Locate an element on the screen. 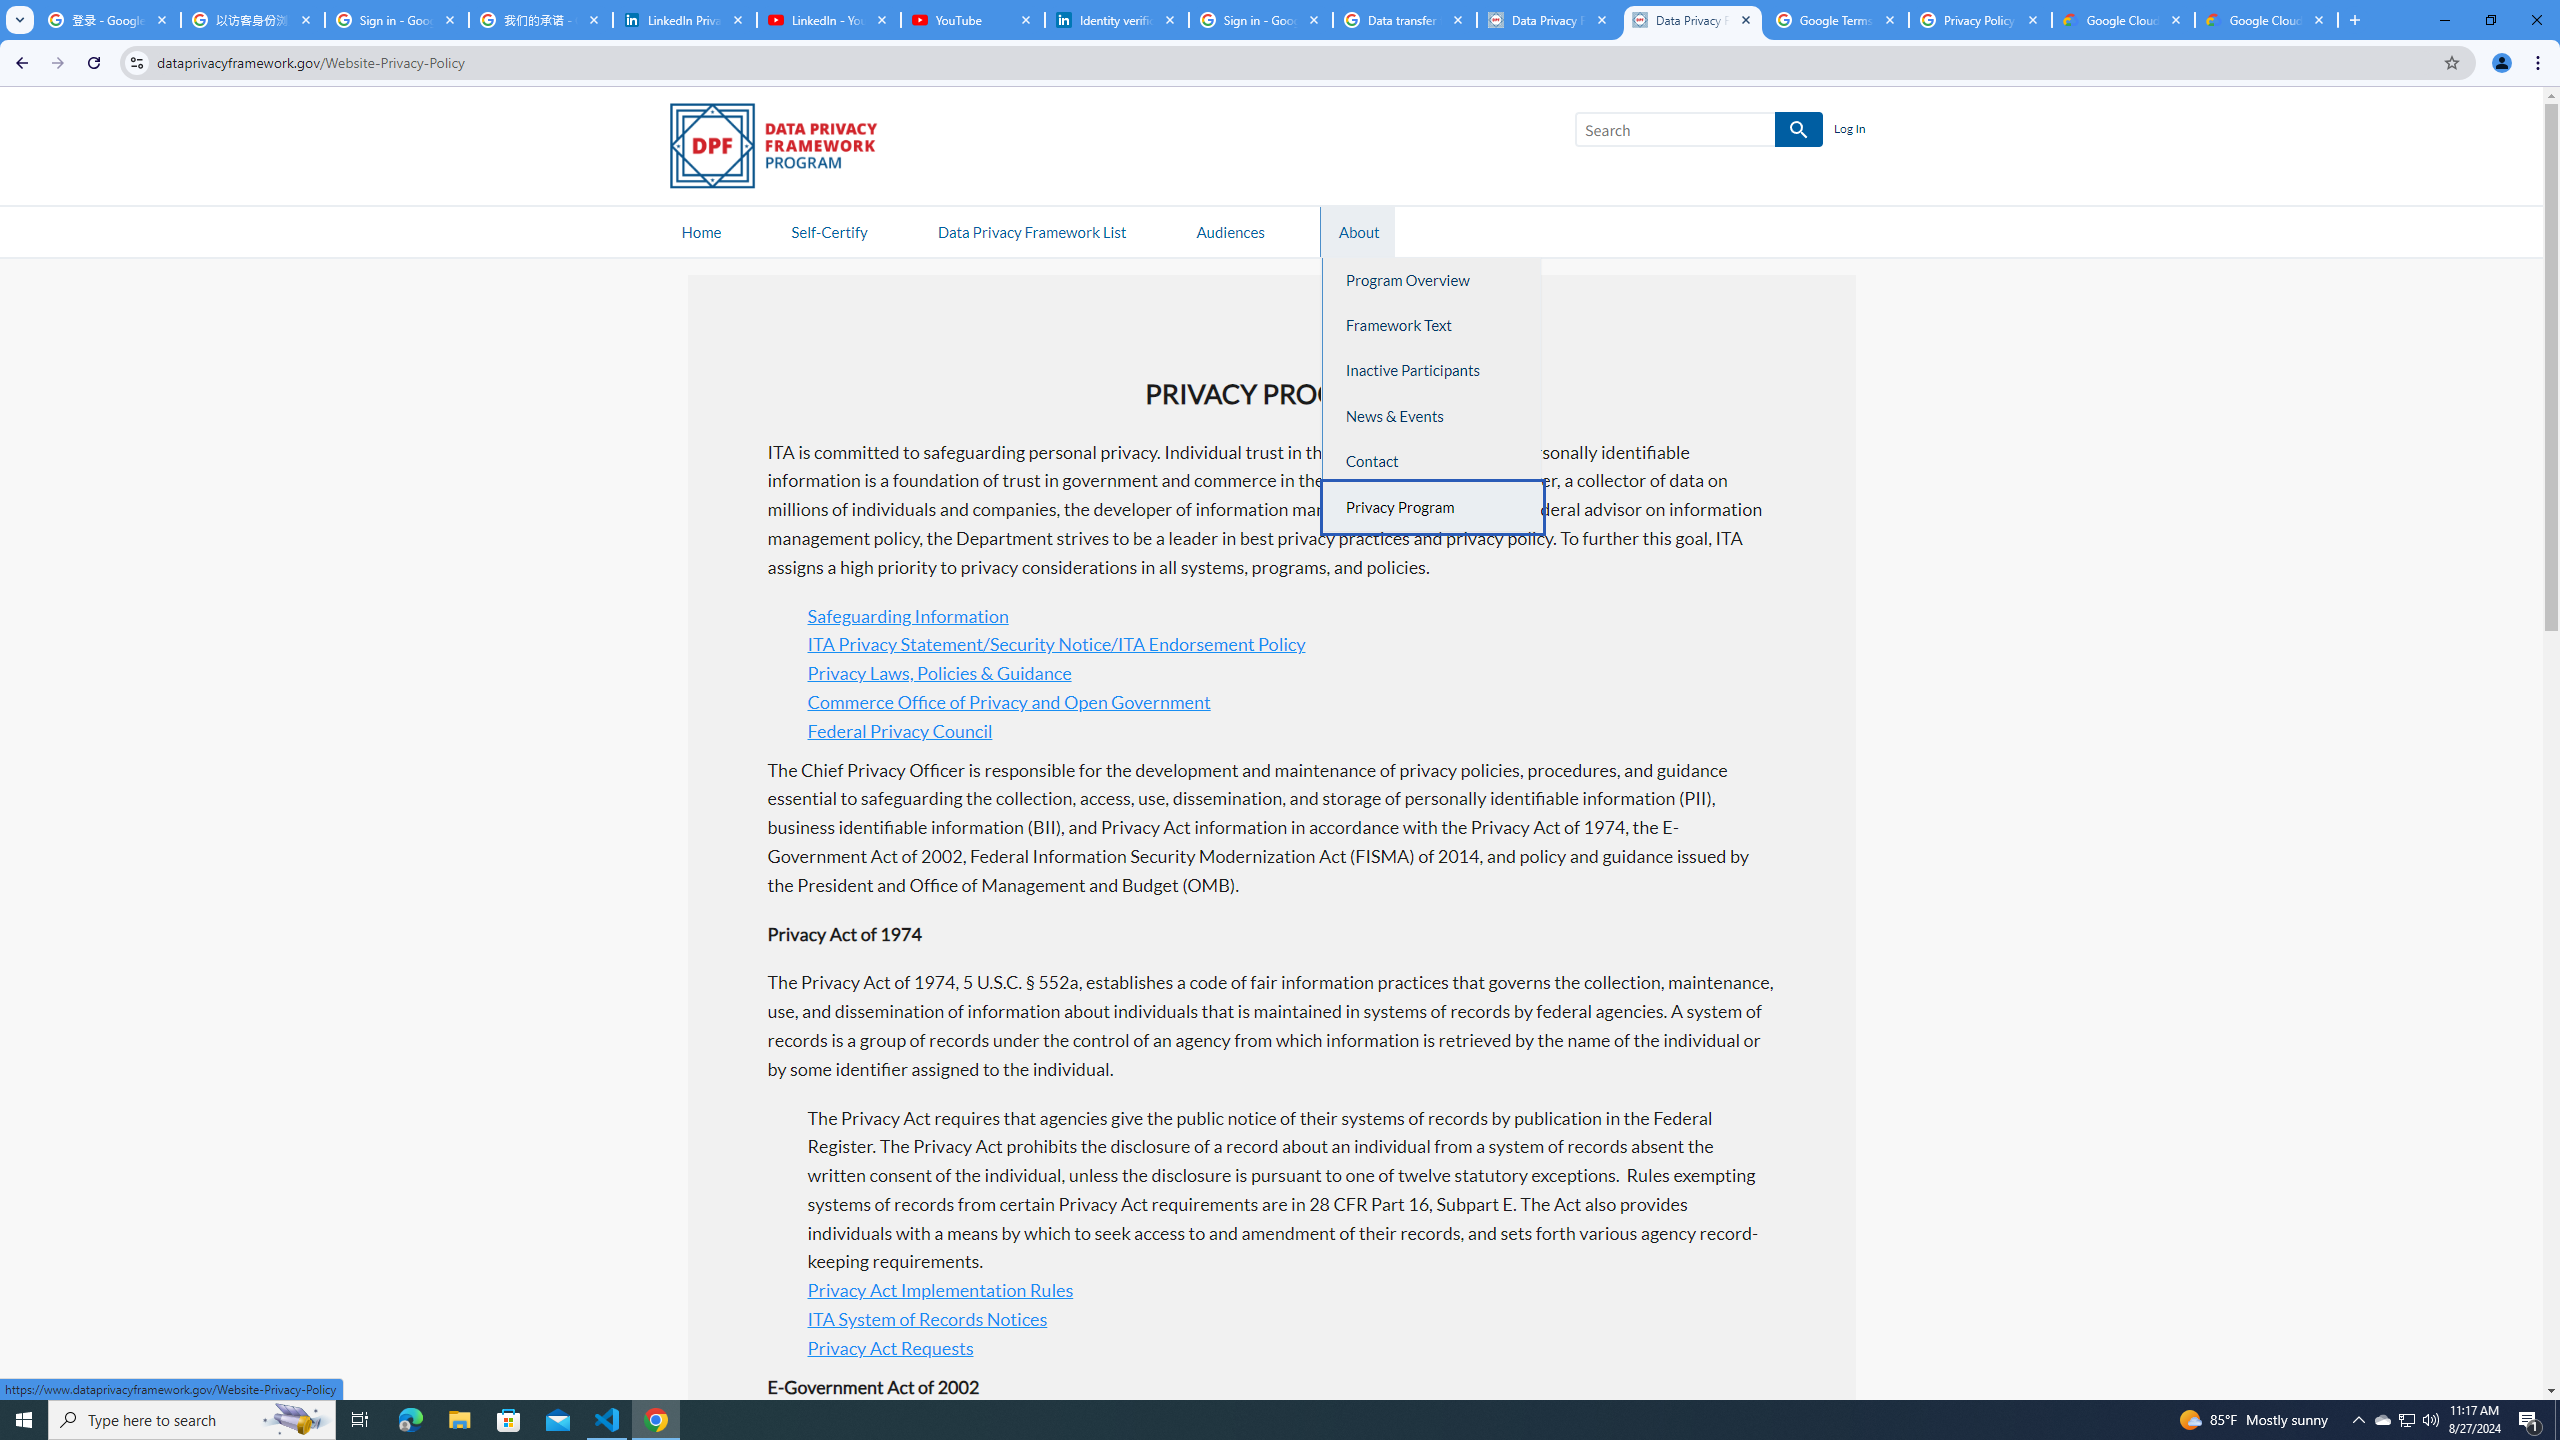  'Log In' is located at coordinates (1848, 129).